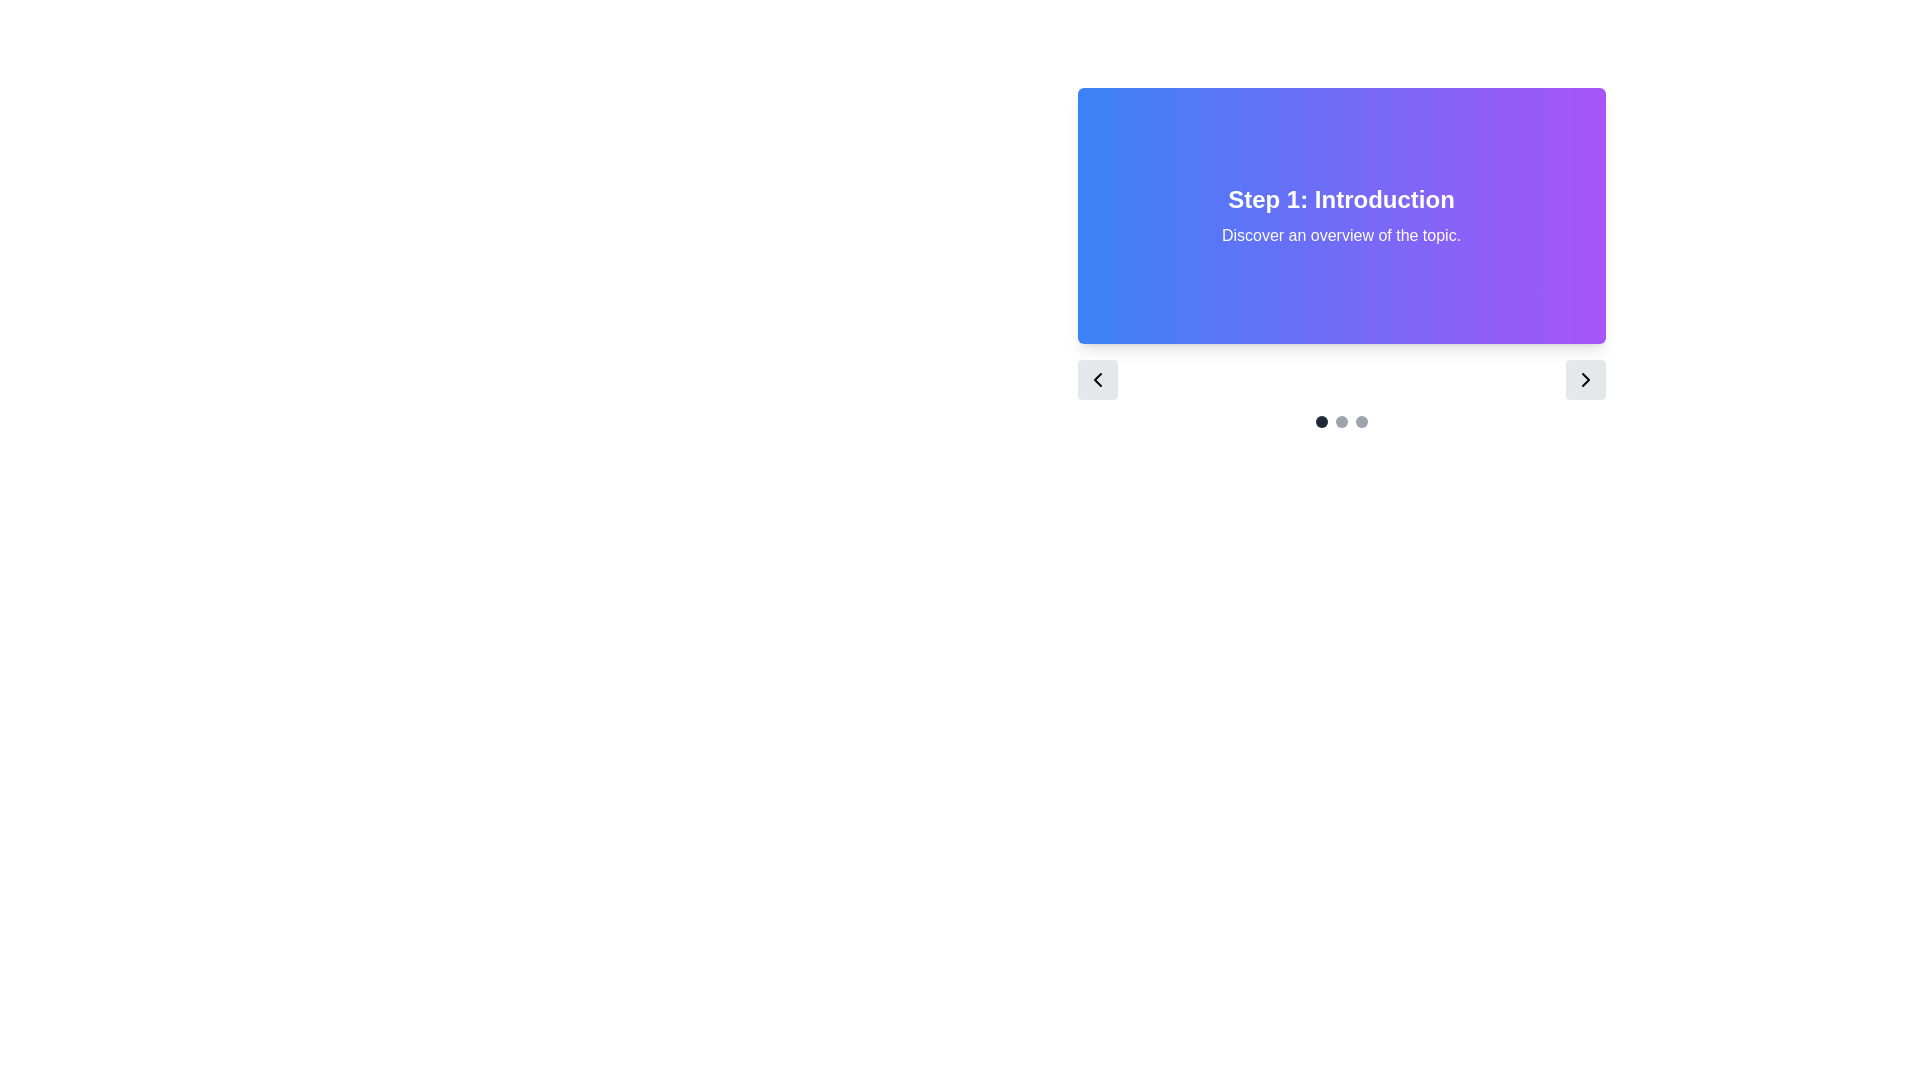 This screenshot has height=1080, width=1920. Describe the element at coordinates (1096, 380) in the screenshot. I see `the left-pointing chevron icon within the light gray rounded rectangular button` at that location.